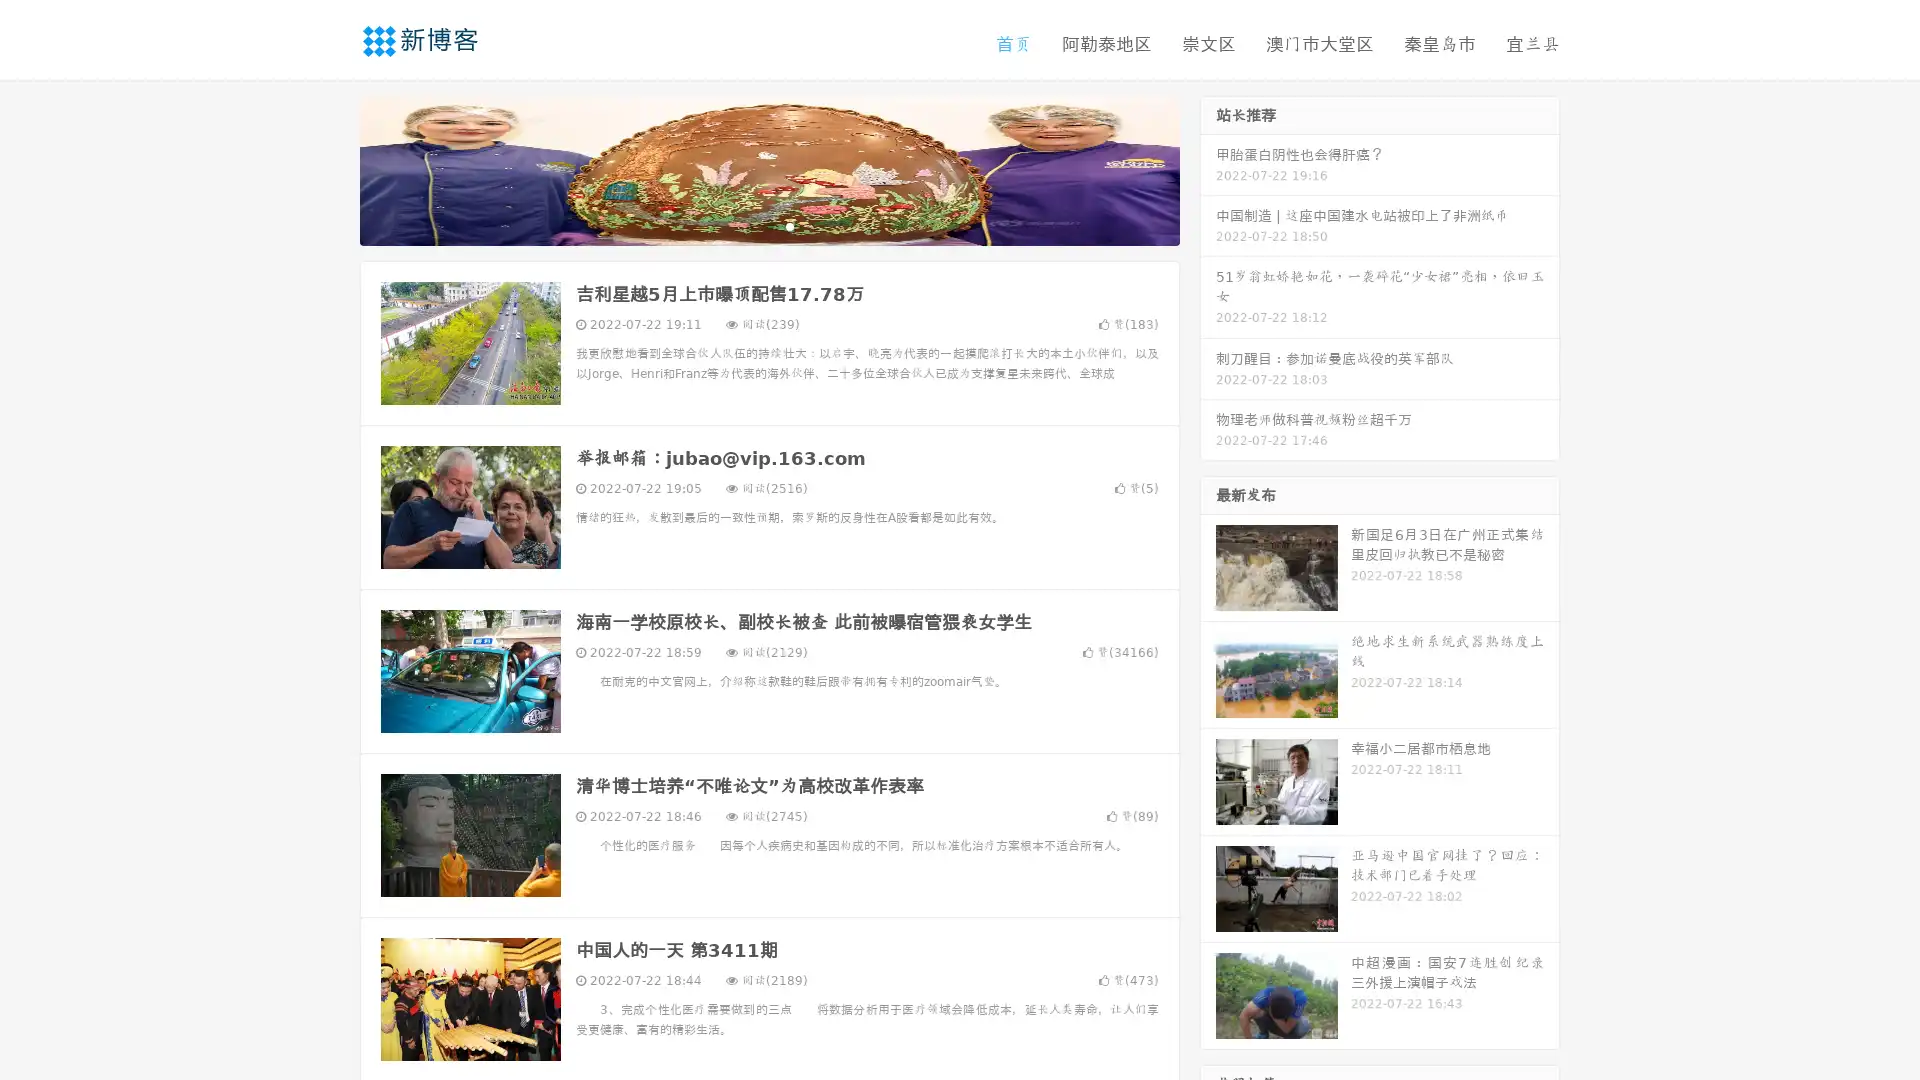  Describe the element at coordinates (789, 225) in the screenshot. I see `Go to slide 3` at that location.